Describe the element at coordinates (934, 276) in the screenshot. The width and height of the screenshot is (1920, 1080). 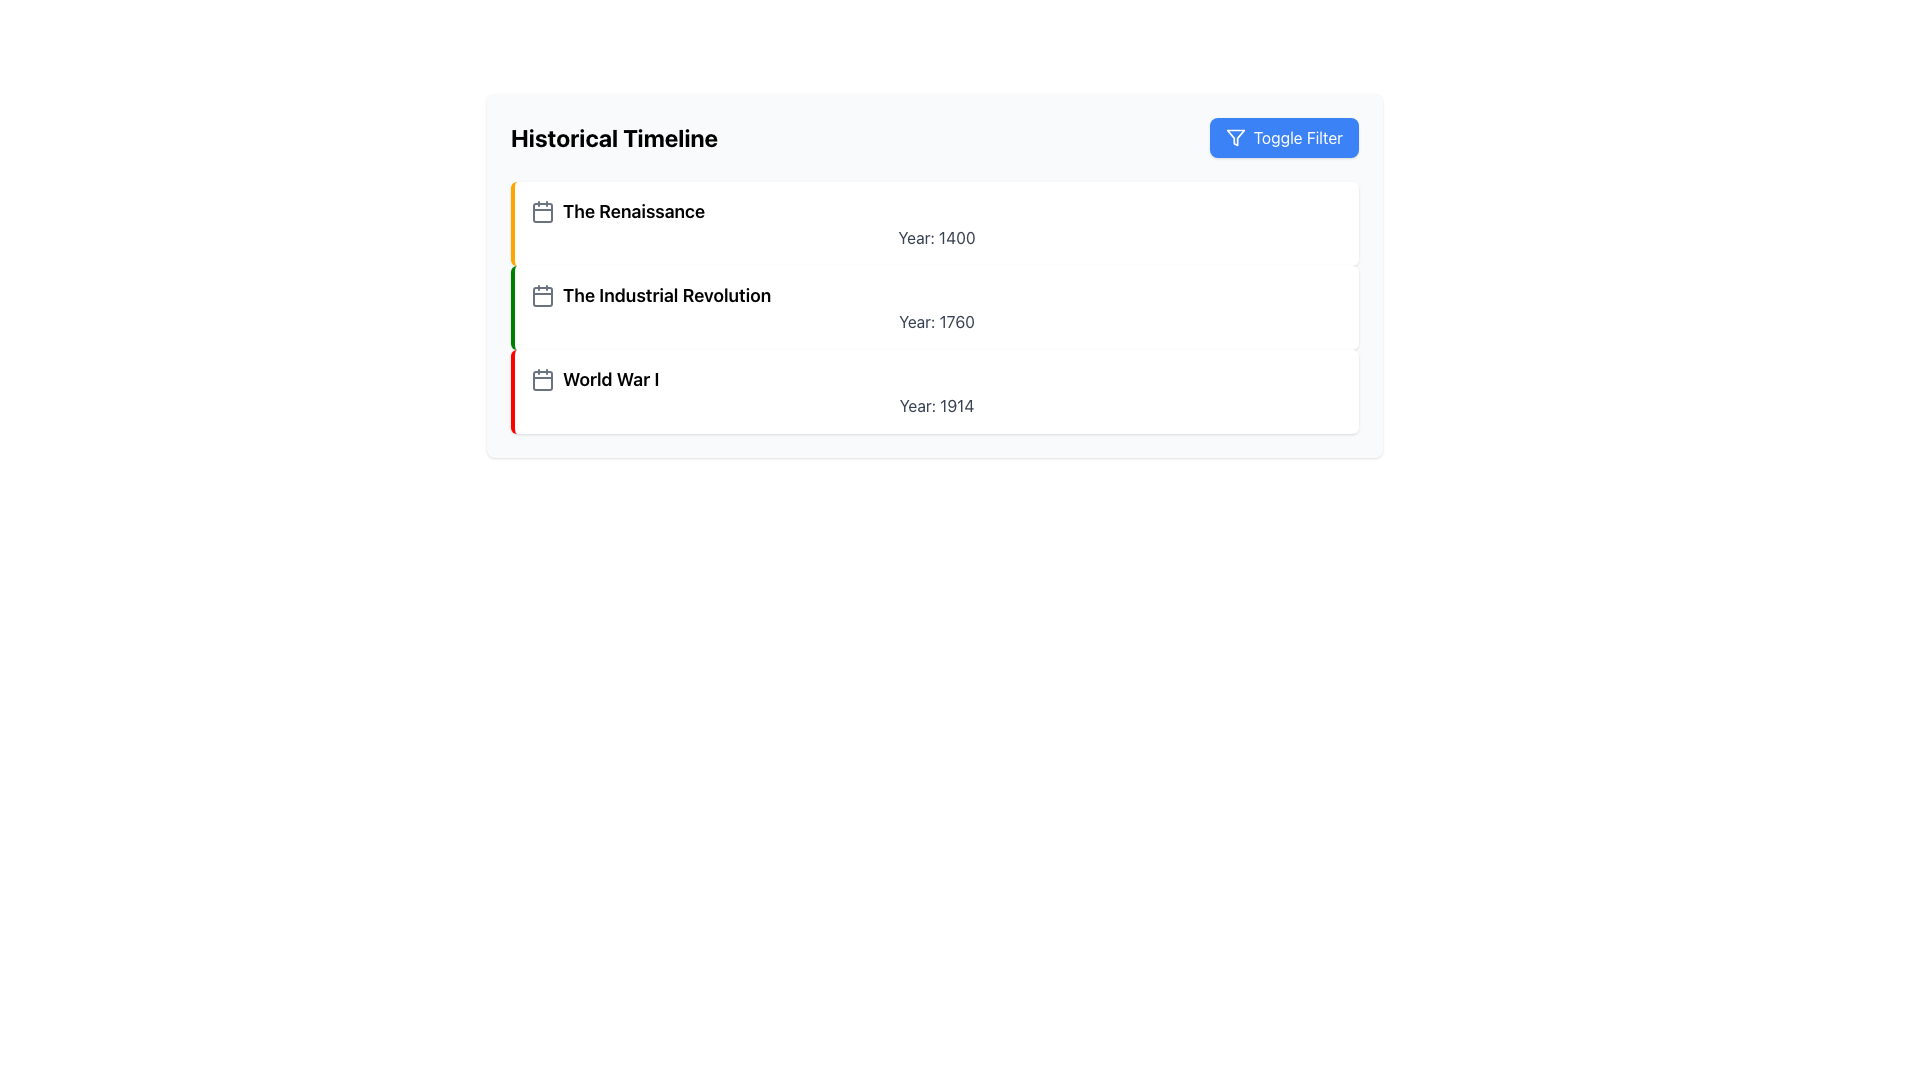
I see `the structured content box displaying 'The Industrial Revolution' event` at that location.